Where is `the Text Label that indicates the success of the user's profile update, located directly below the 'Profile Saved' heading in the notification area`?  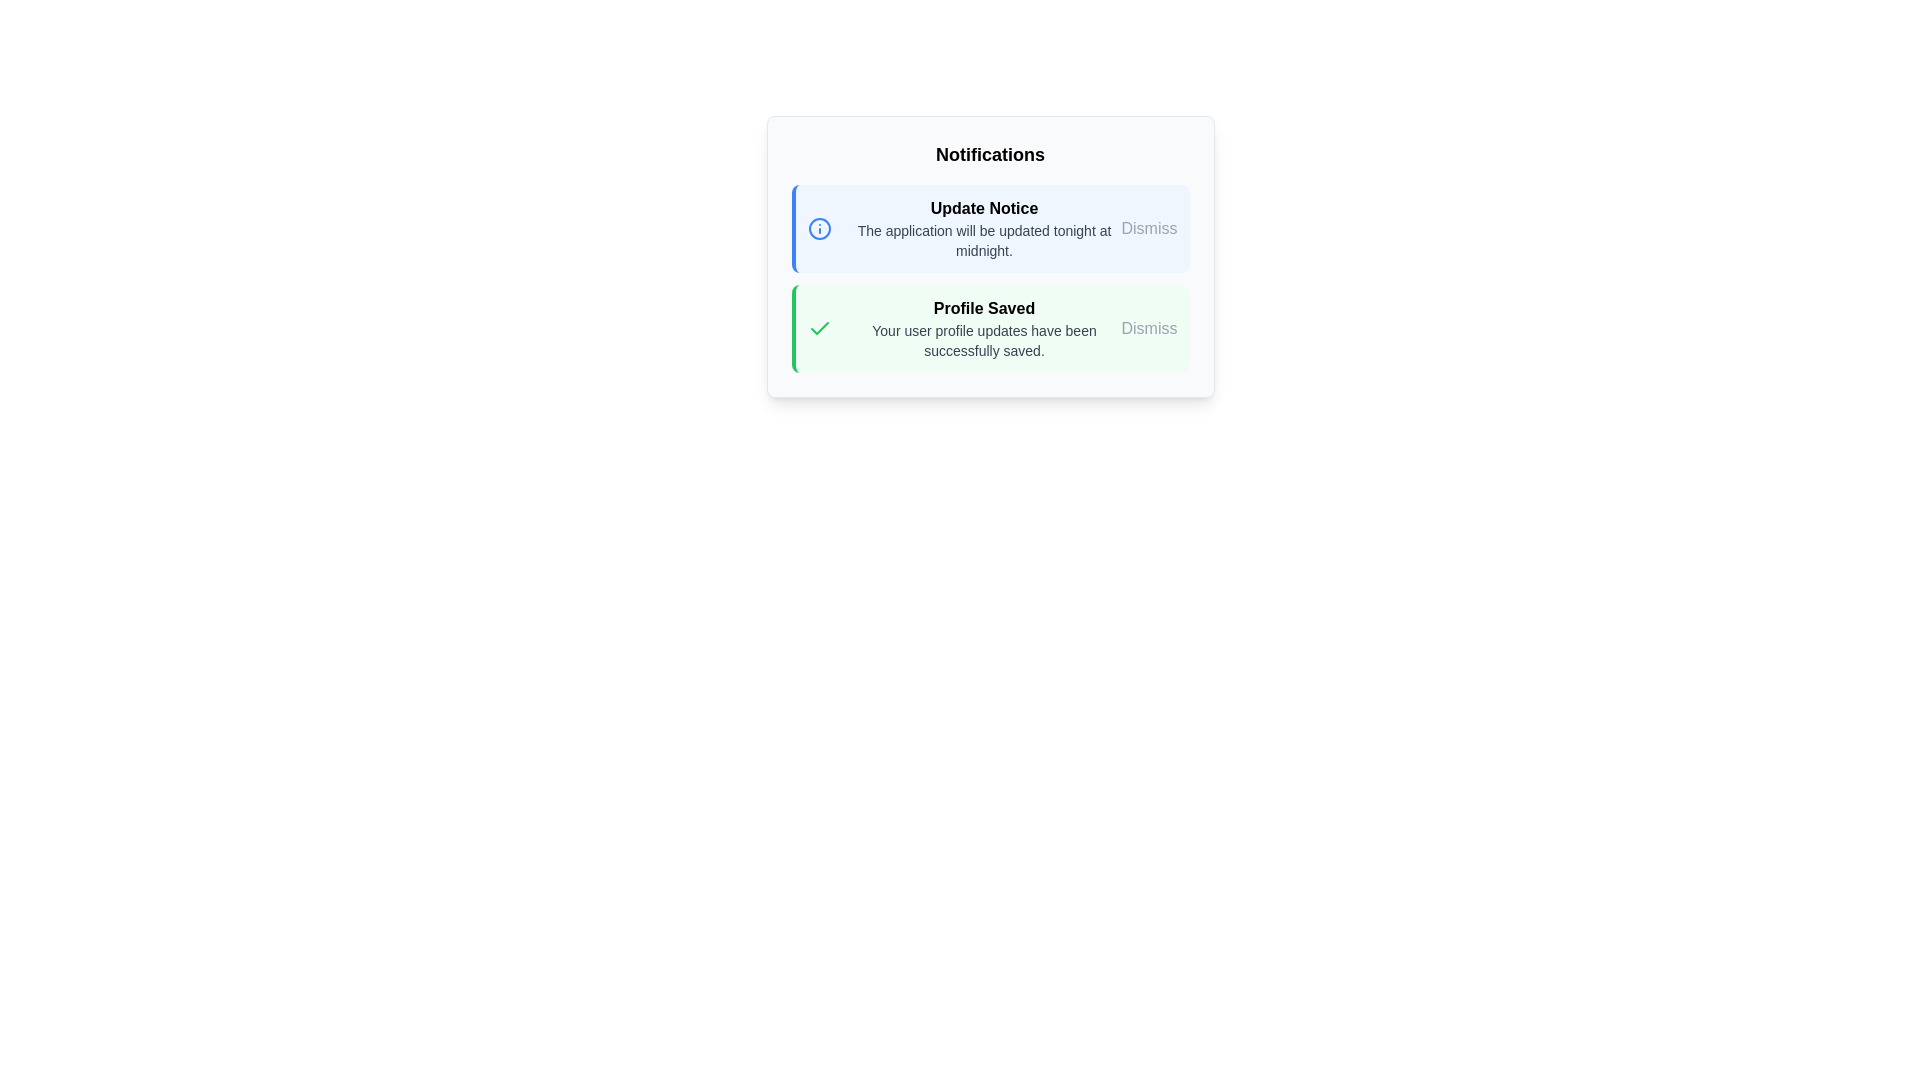
the Text Label that indicates the success of the user's profile update, located directly below the 'Profile Saved' heading in the notification area is located at coordinates (984, 339).